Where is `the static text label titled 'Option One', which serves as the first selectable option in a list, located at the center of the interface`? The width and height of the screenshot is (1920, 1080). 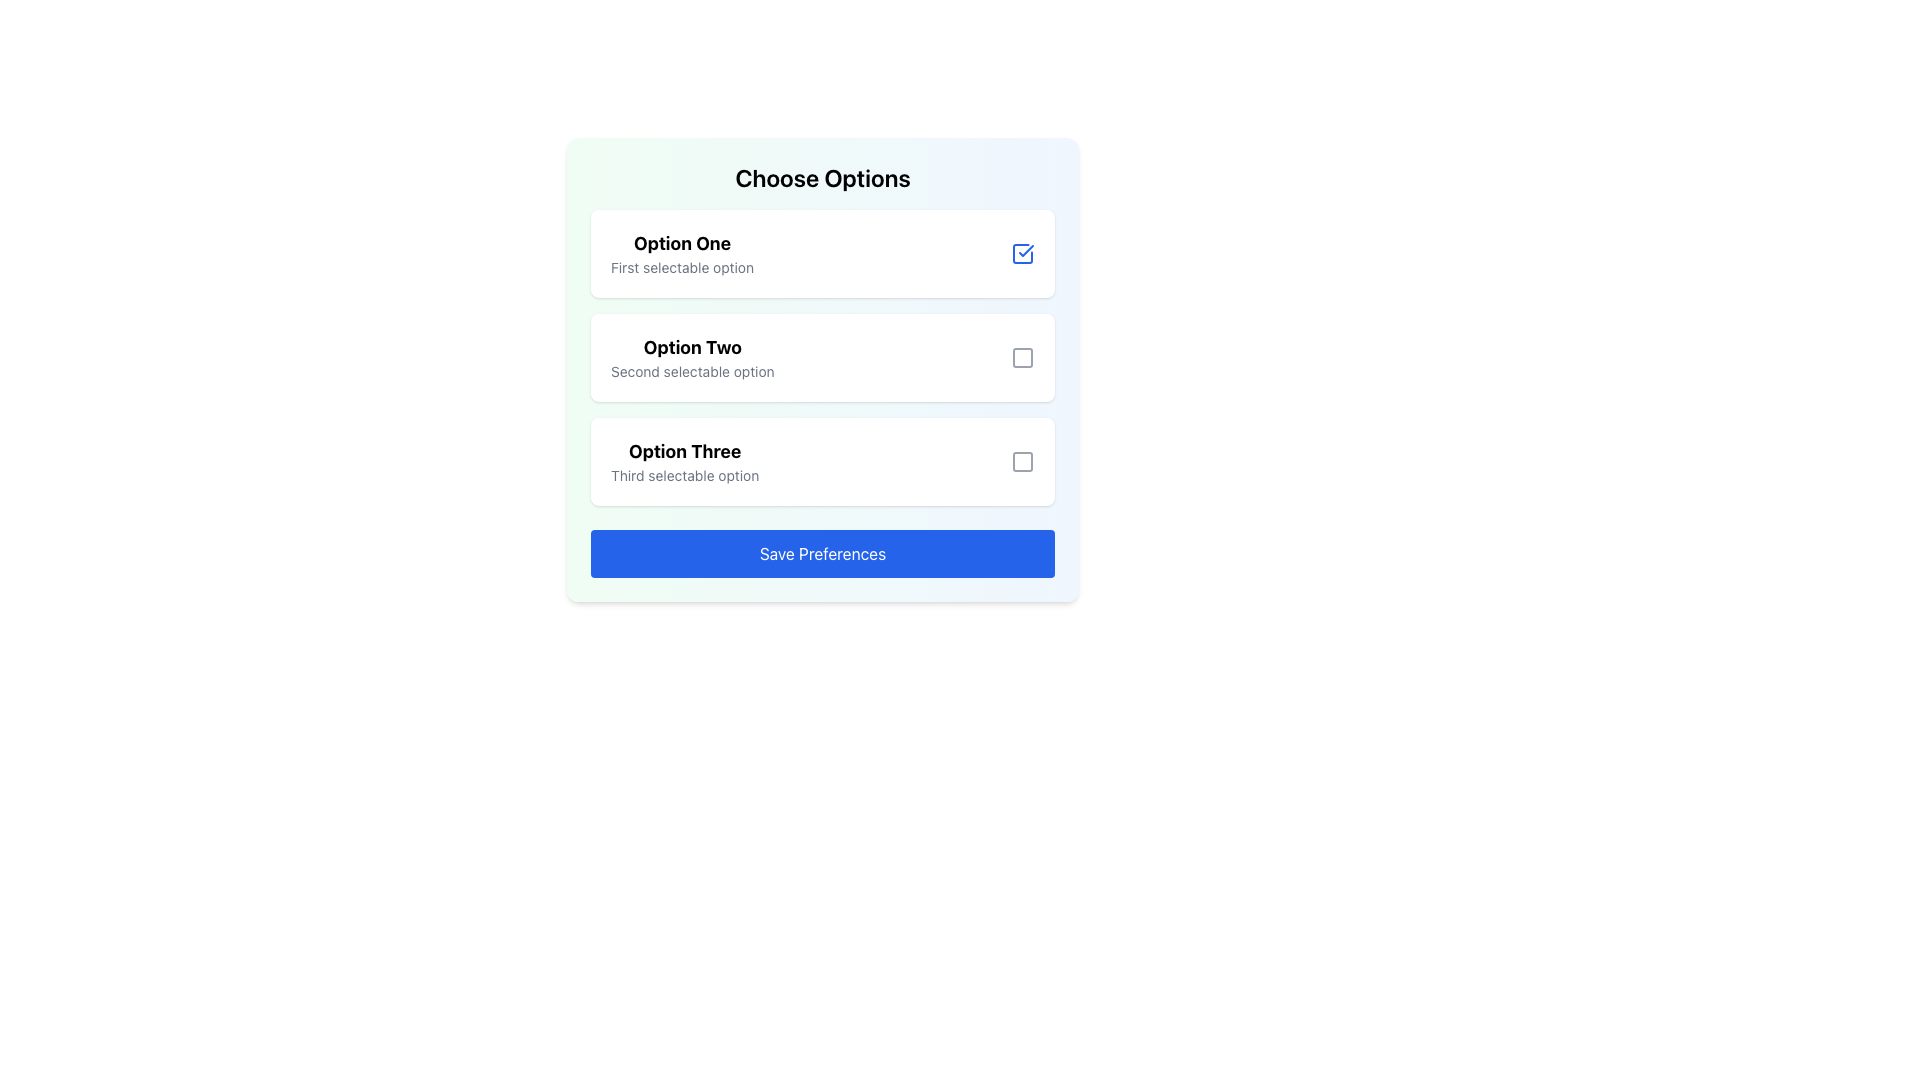 the static text label titled 'Option One', which serves as the first selectable option in a list, located at the center of the interface is located at coordinates (682, 242).